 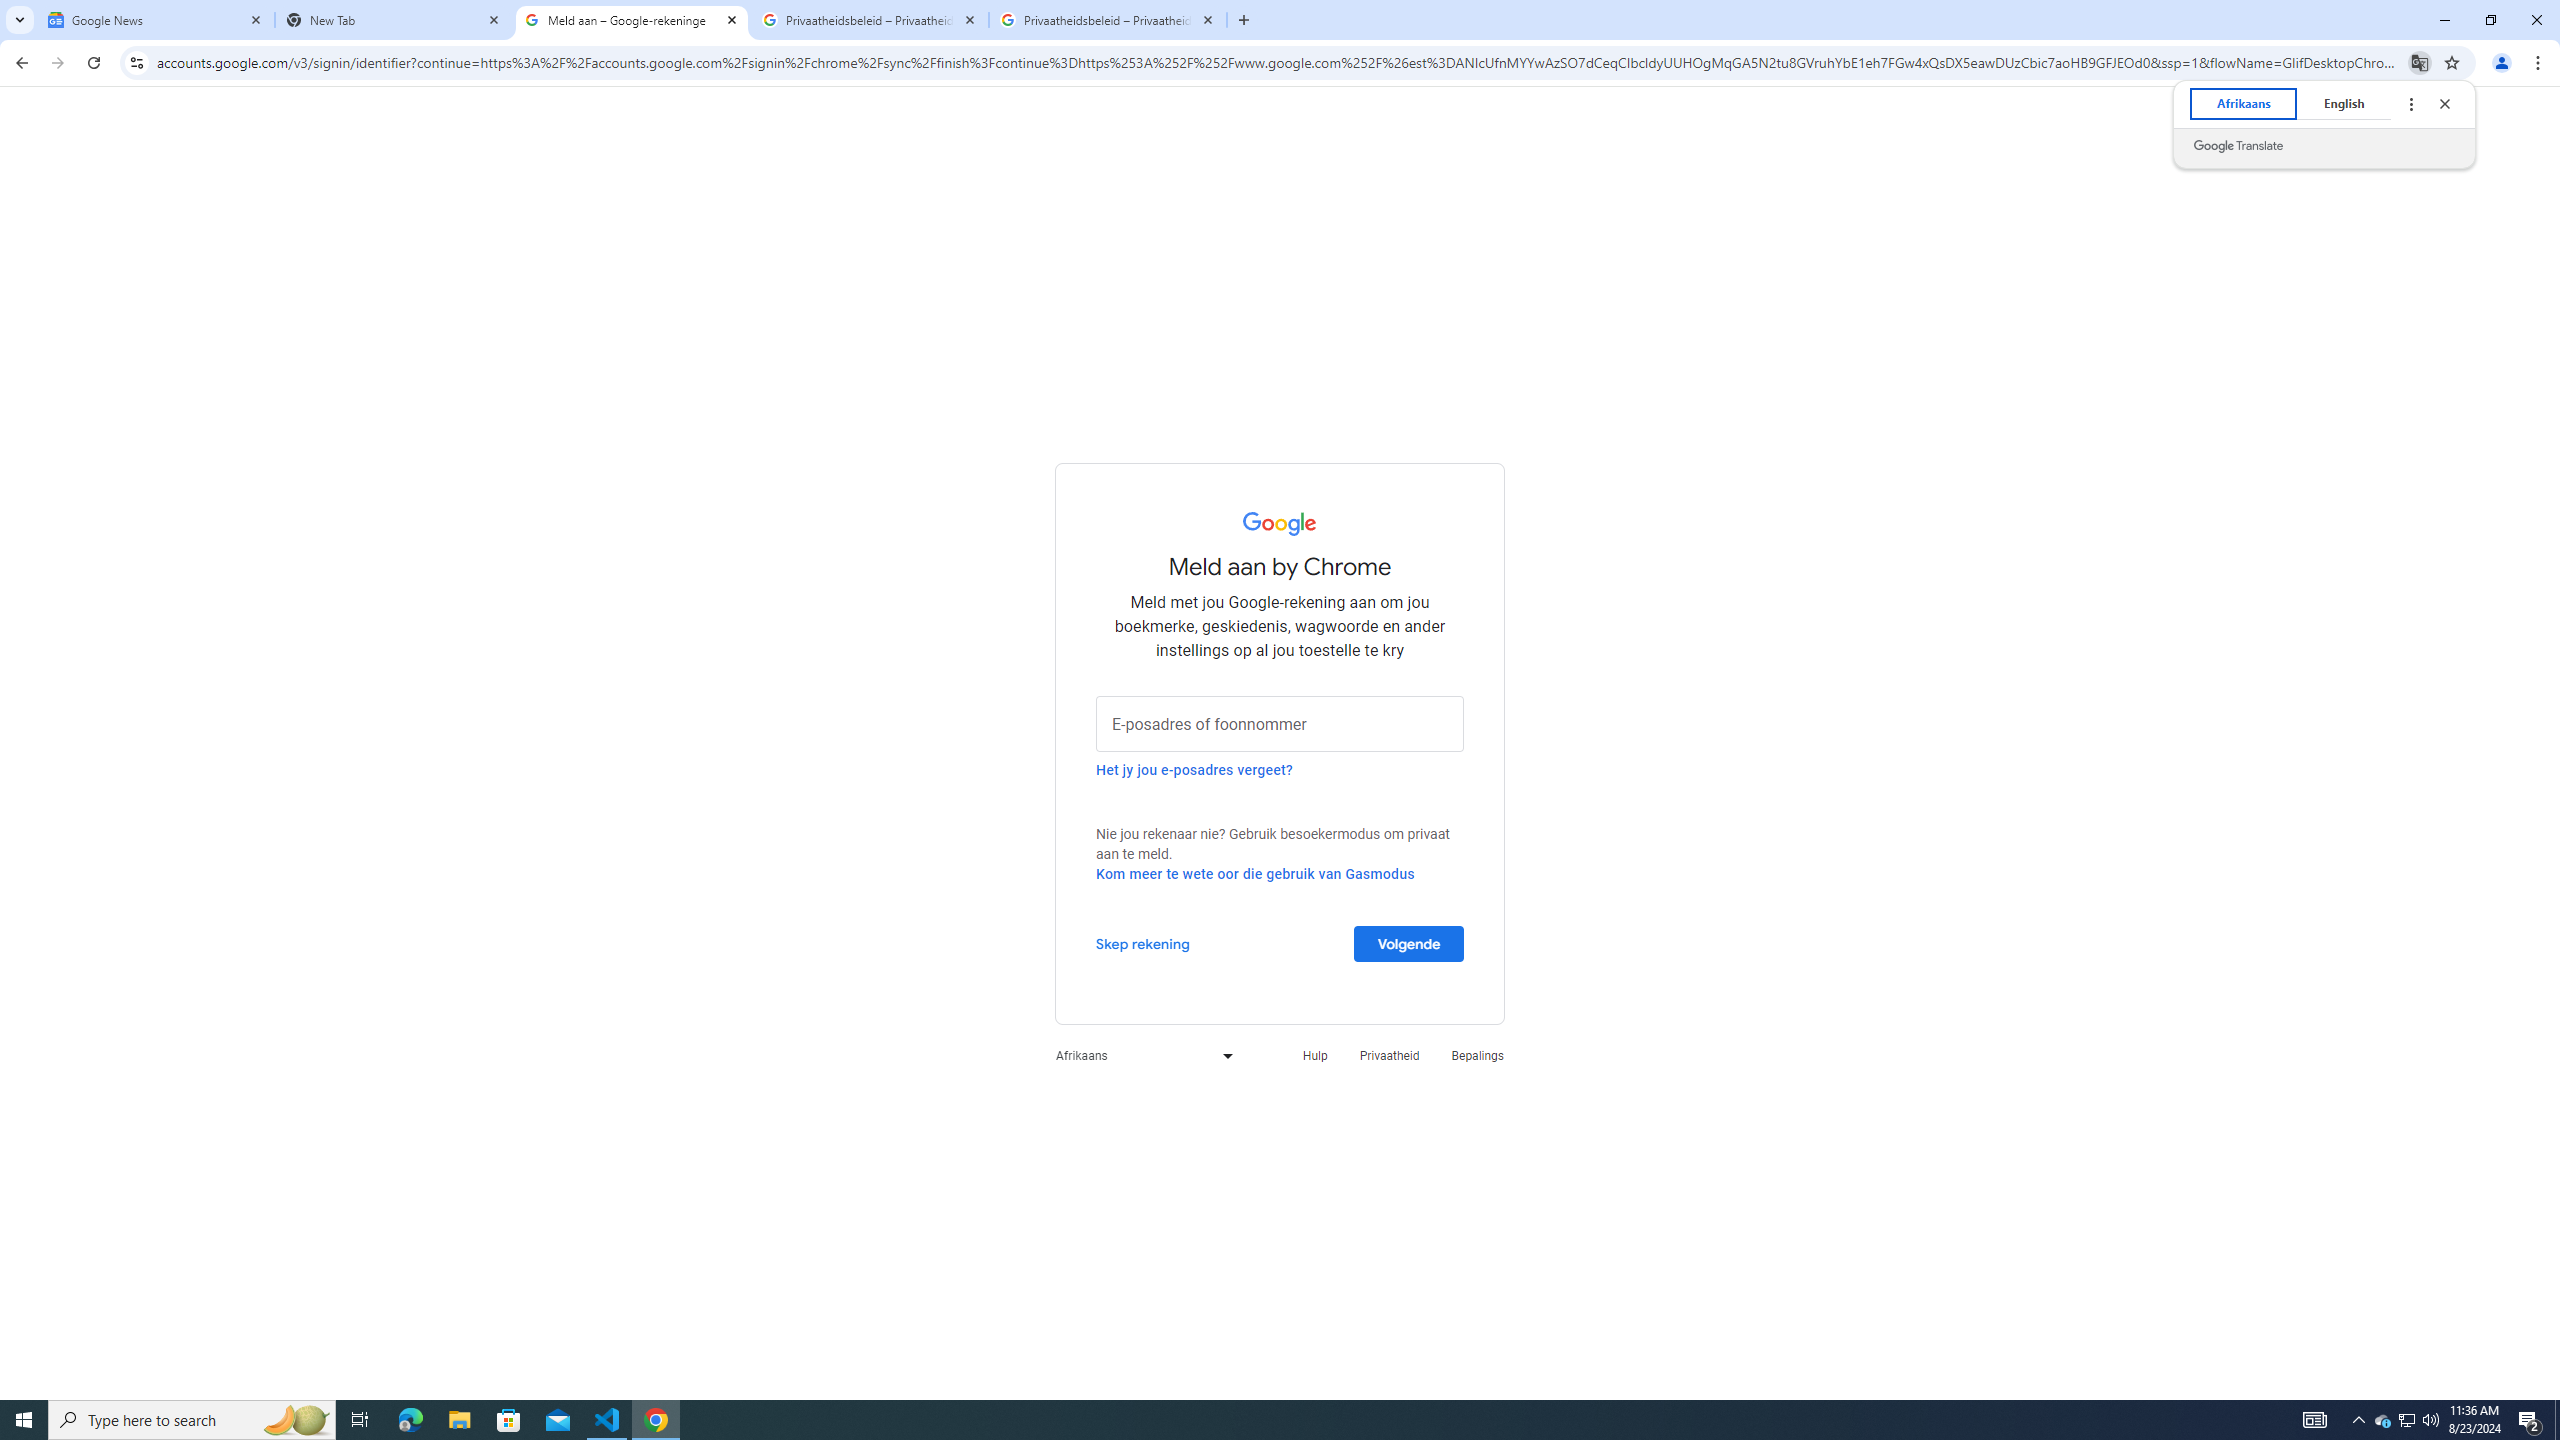 I want to click on 'Start', so click(x=24, y=1418).